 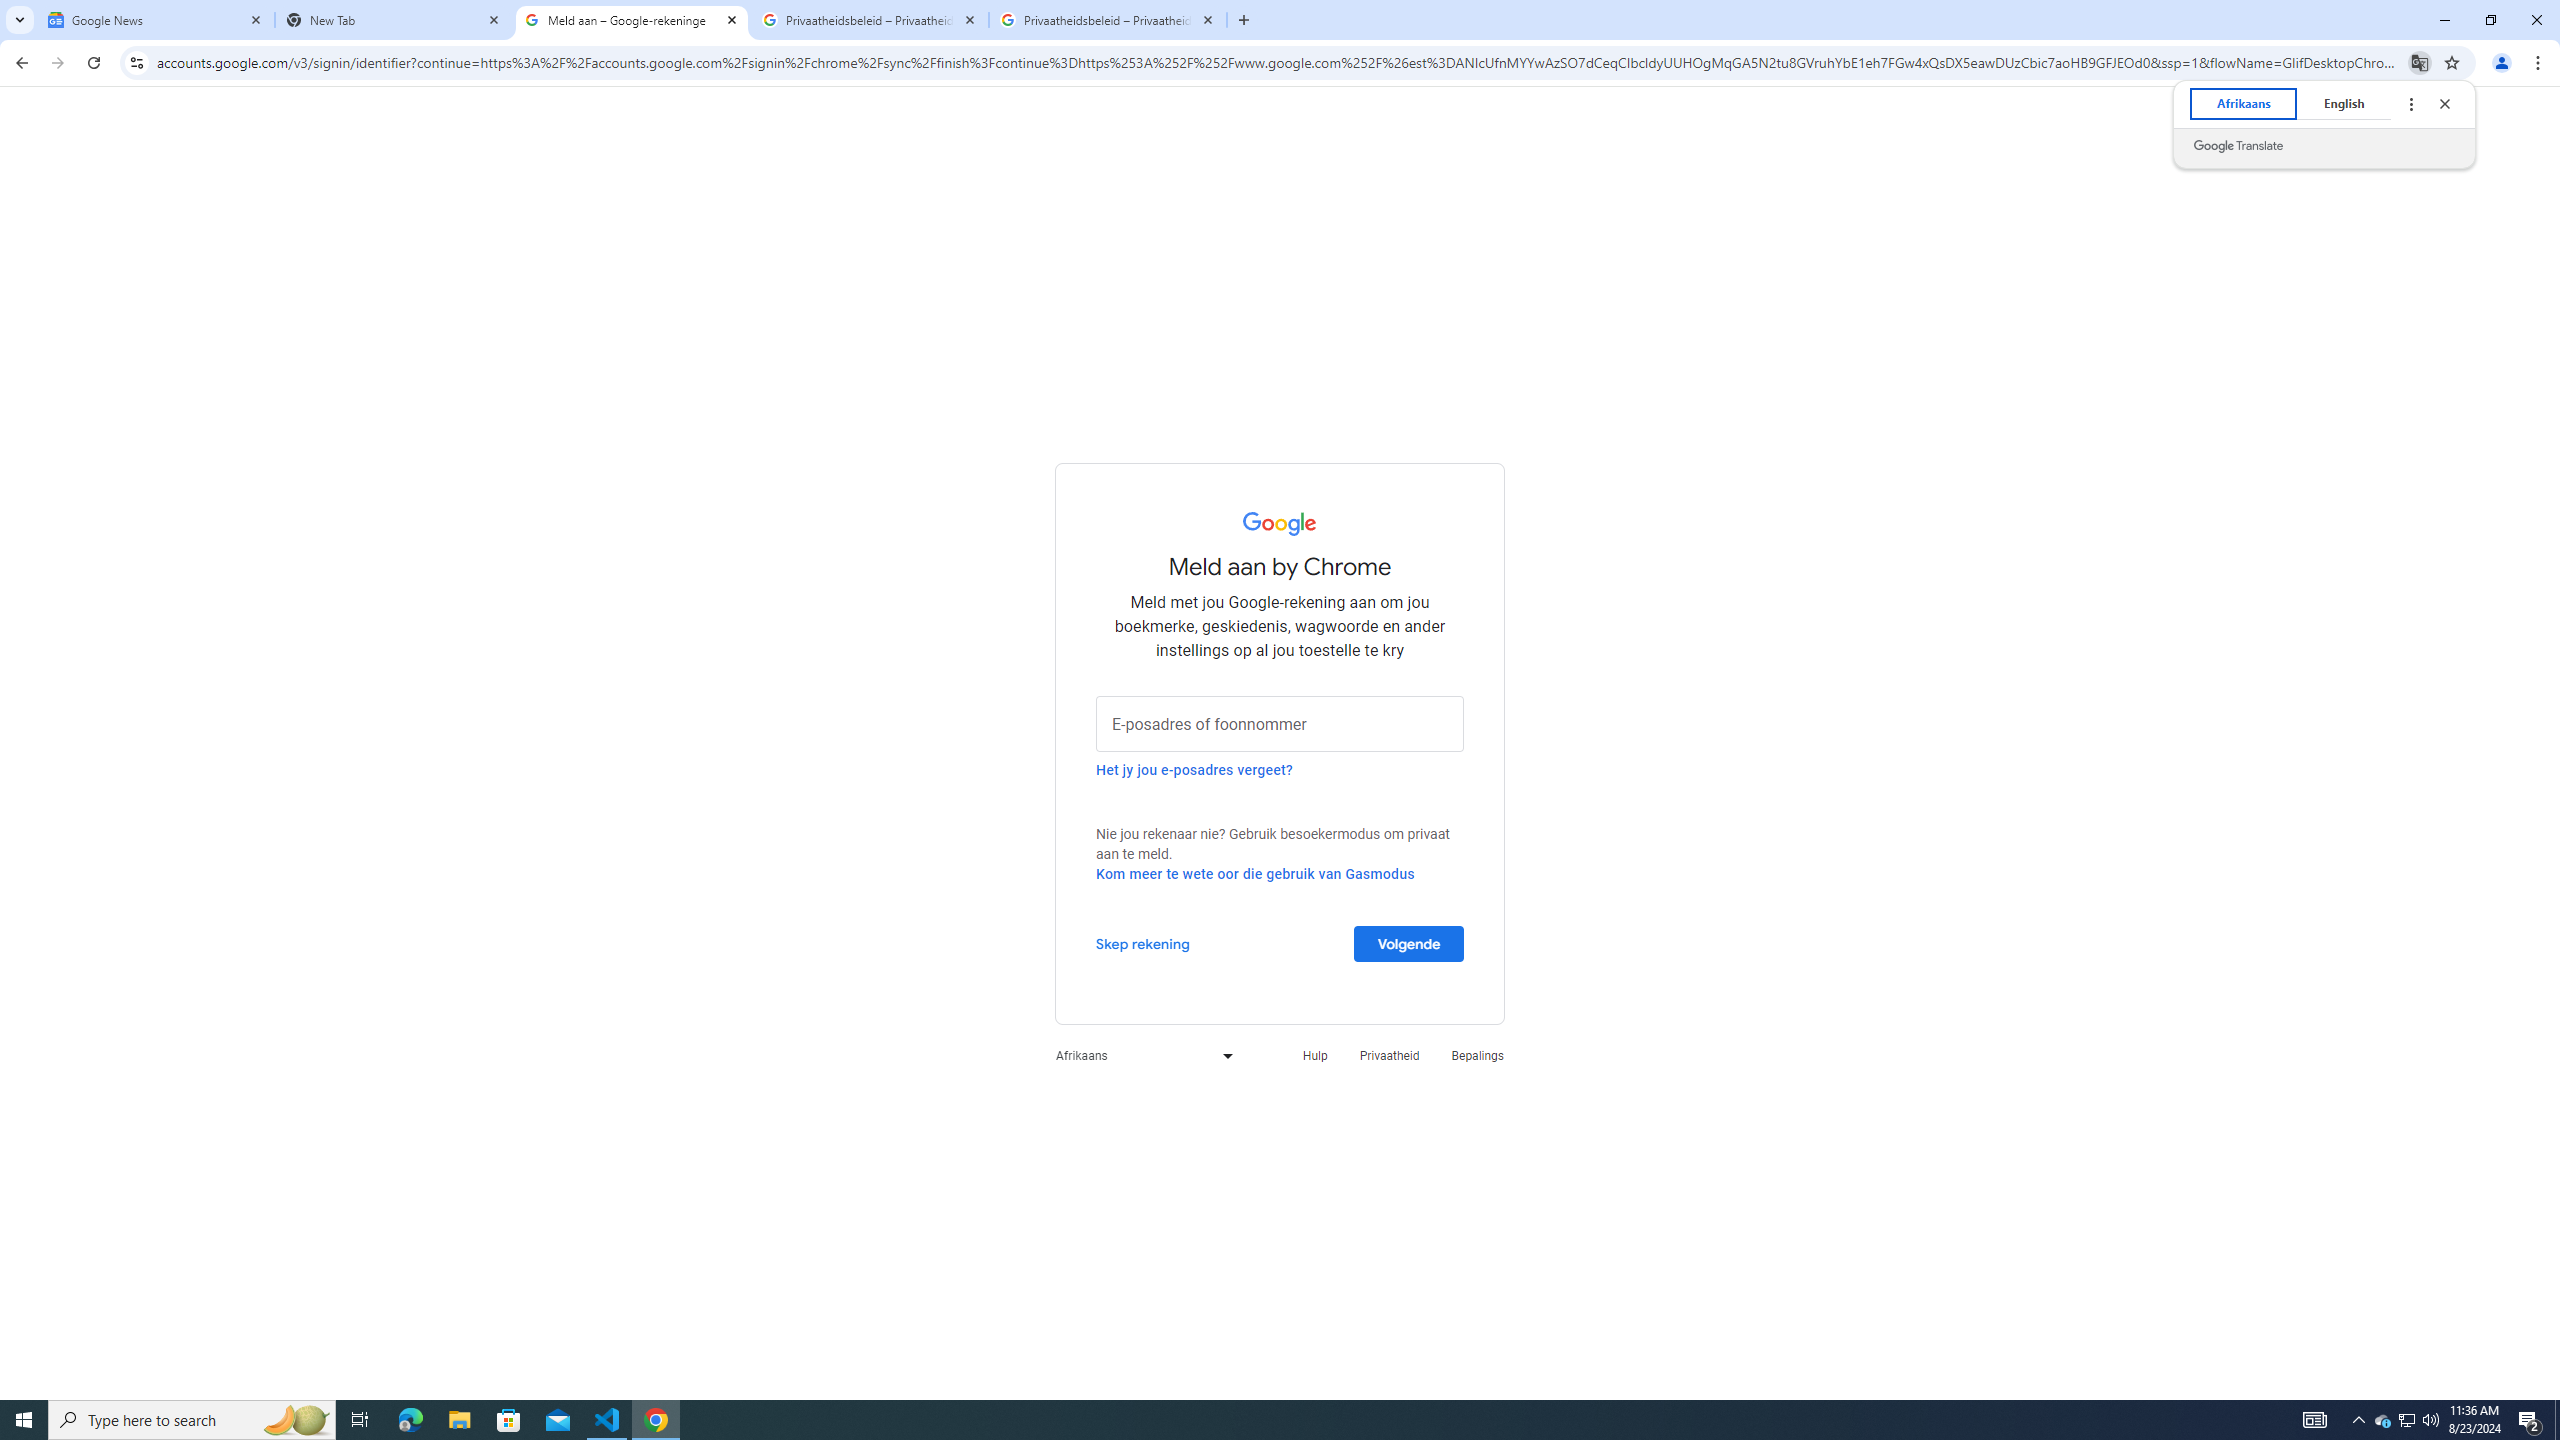 I want to click on 'Start', so click(x=24, y=1418).